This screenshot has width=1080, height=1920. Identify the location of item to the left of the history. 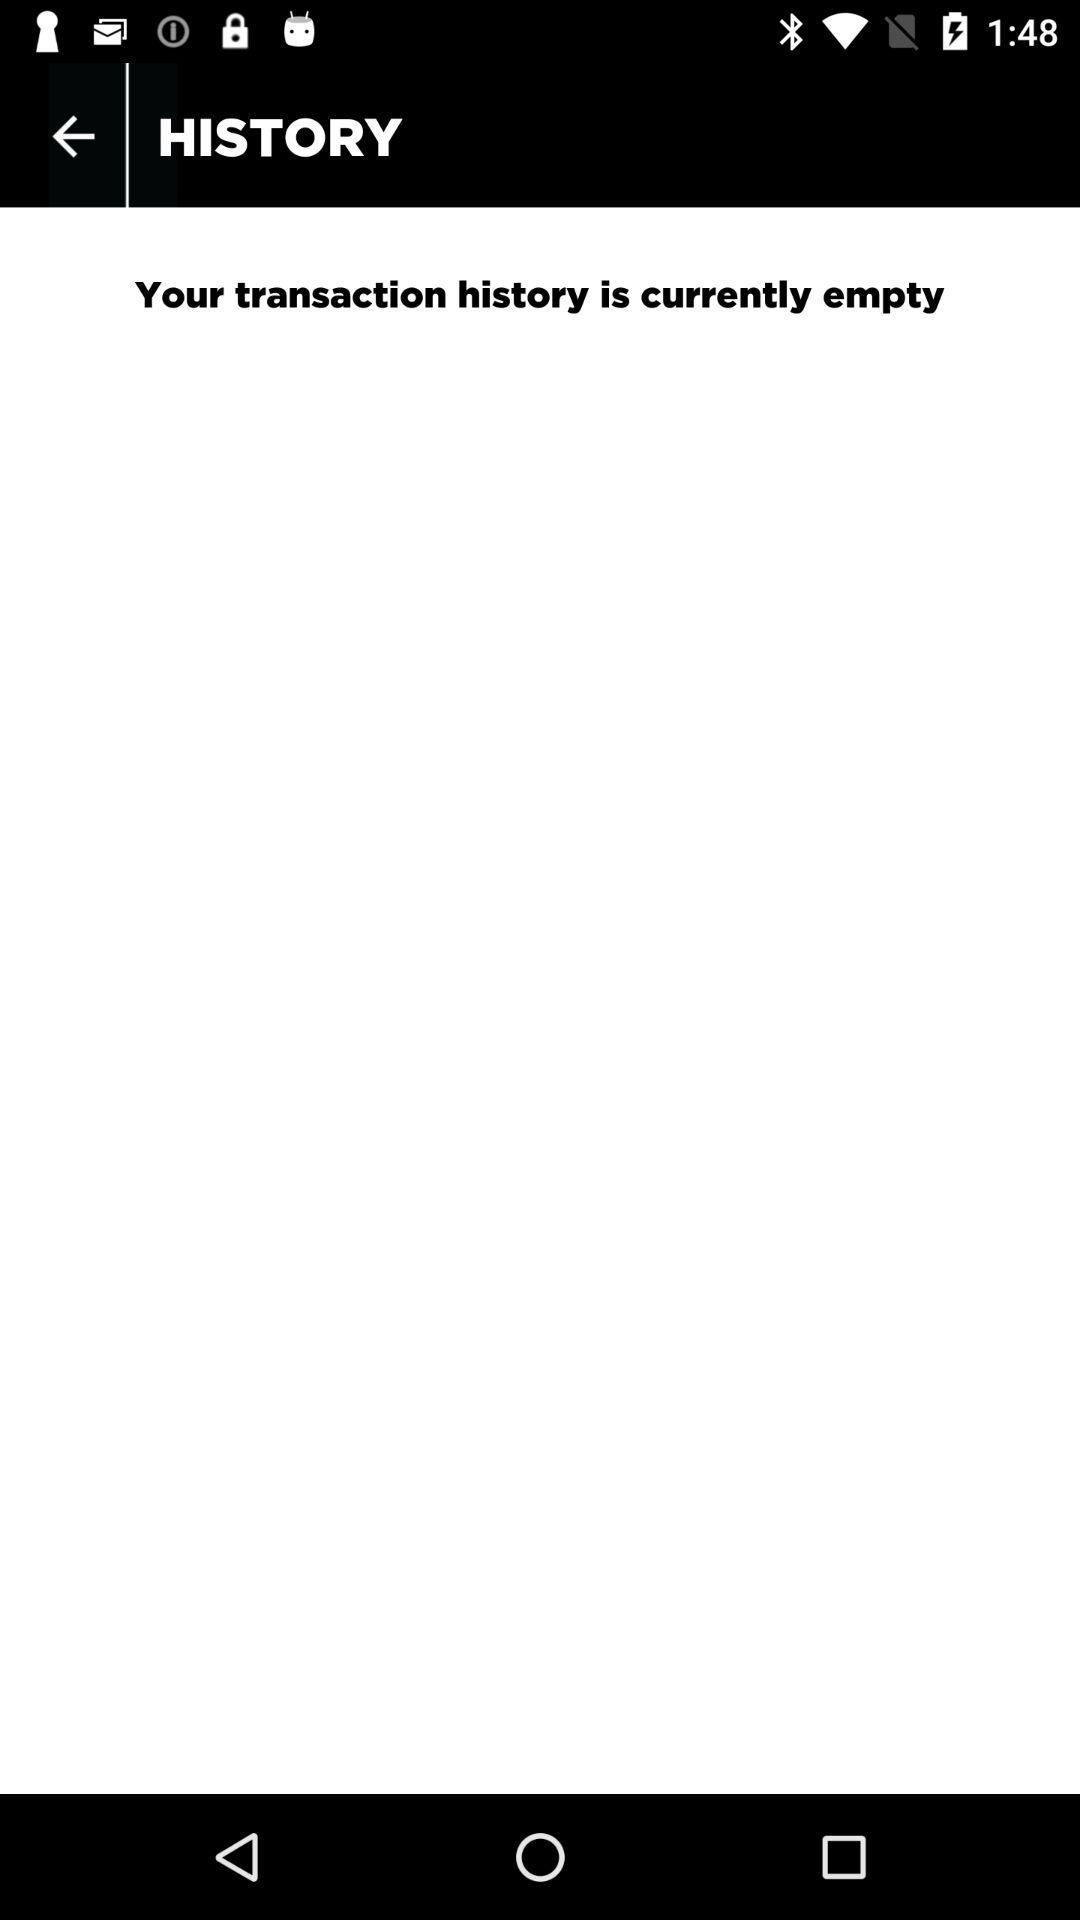
(72, 135).